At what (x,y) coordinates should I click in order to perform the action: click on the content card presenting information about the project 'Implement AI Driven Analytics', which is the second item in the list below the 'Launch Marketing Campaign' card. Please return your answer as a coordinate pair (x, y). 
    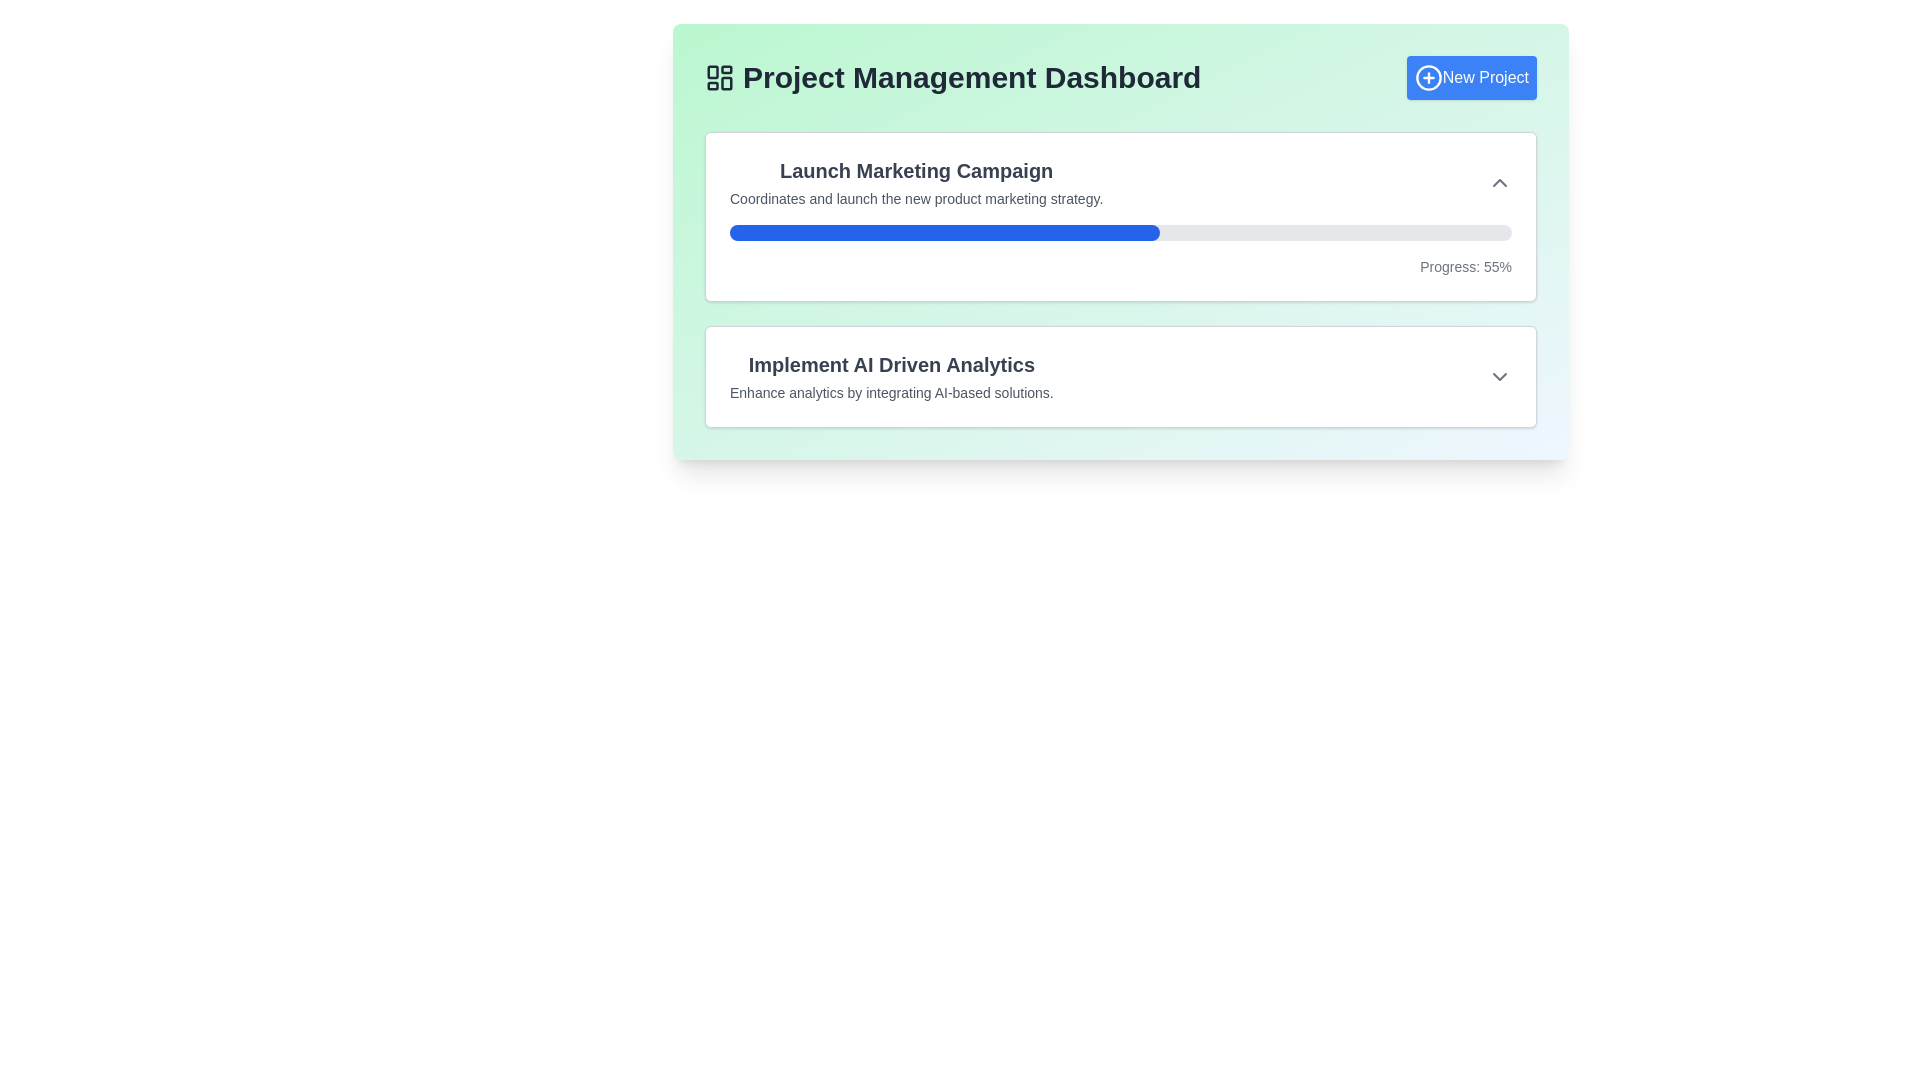
    Looking at the image, I should click on (1121, 377).